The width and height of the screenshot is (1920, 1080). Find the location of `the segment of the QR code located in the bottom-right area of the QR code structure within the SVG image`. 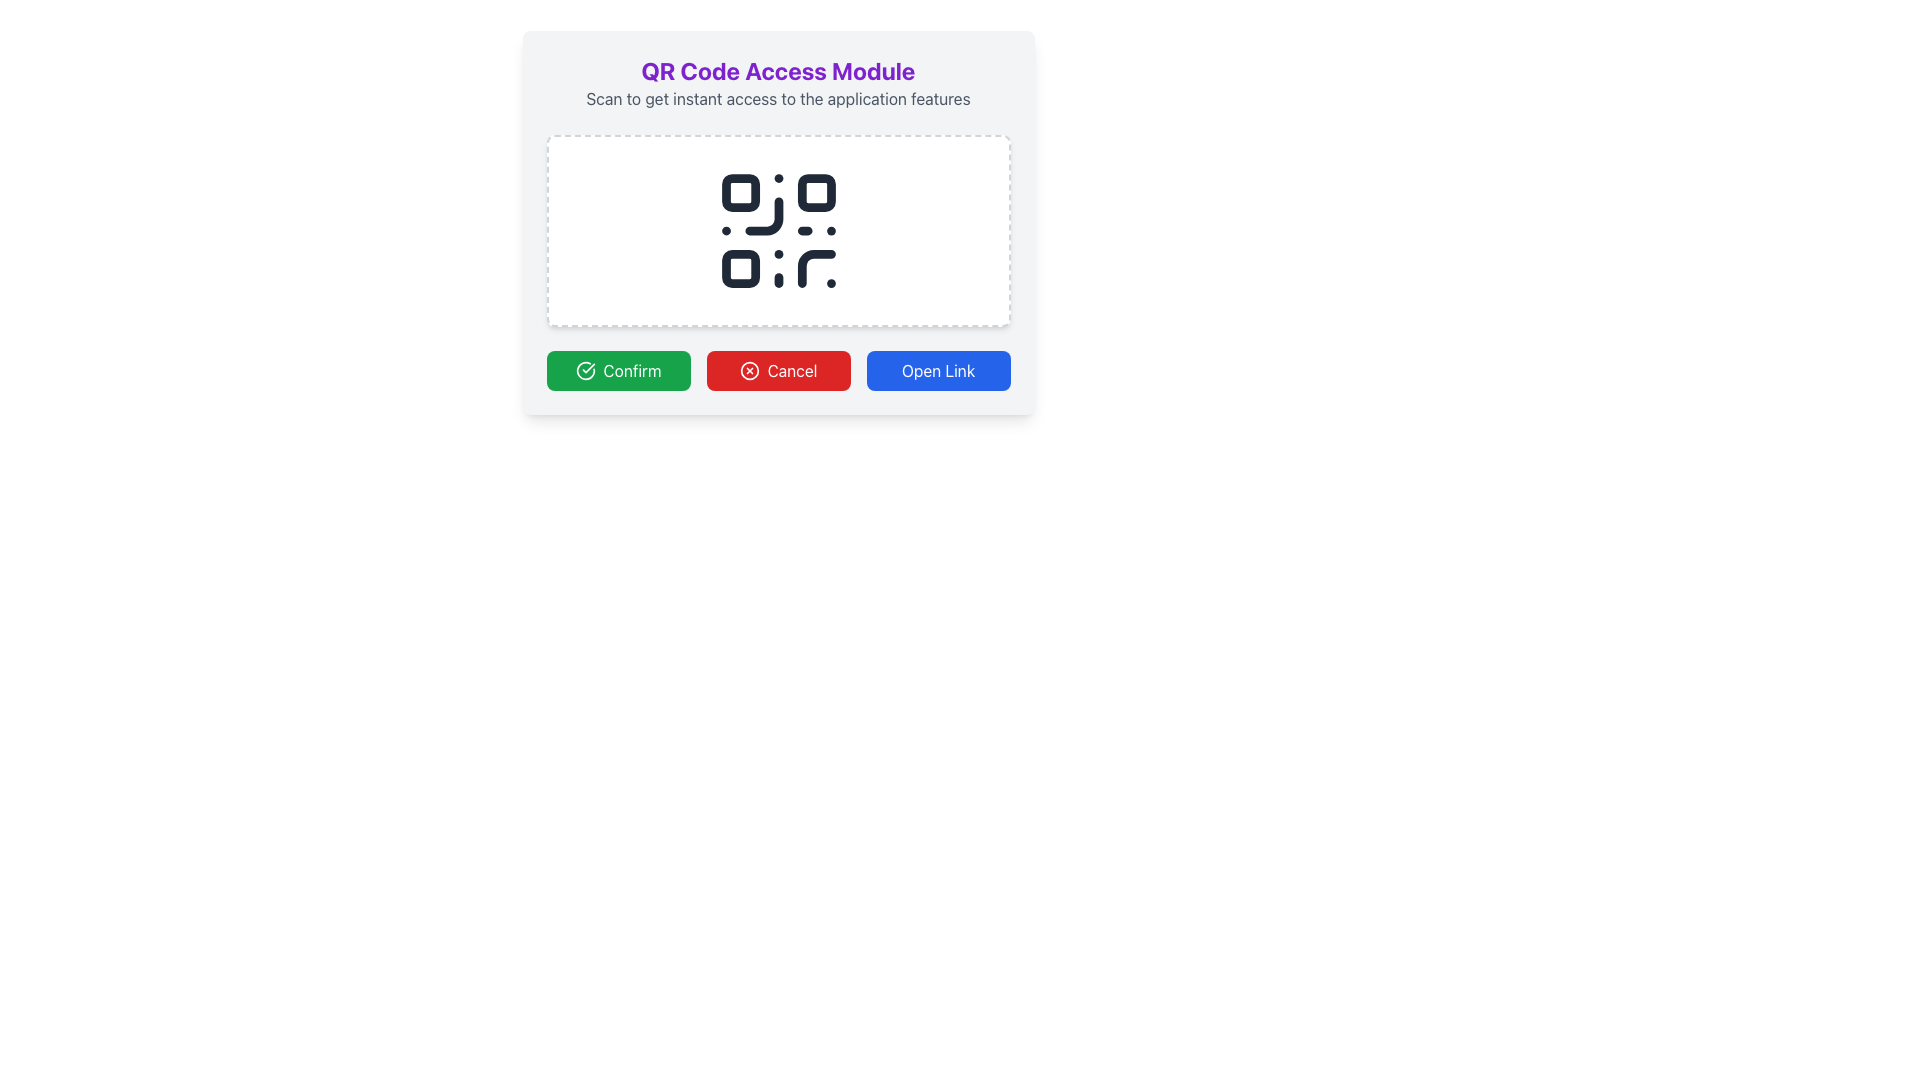

the segment of the QR code located in the bottom-right area of the QR code structure within the SVG image is located at coordinates (816, 267).